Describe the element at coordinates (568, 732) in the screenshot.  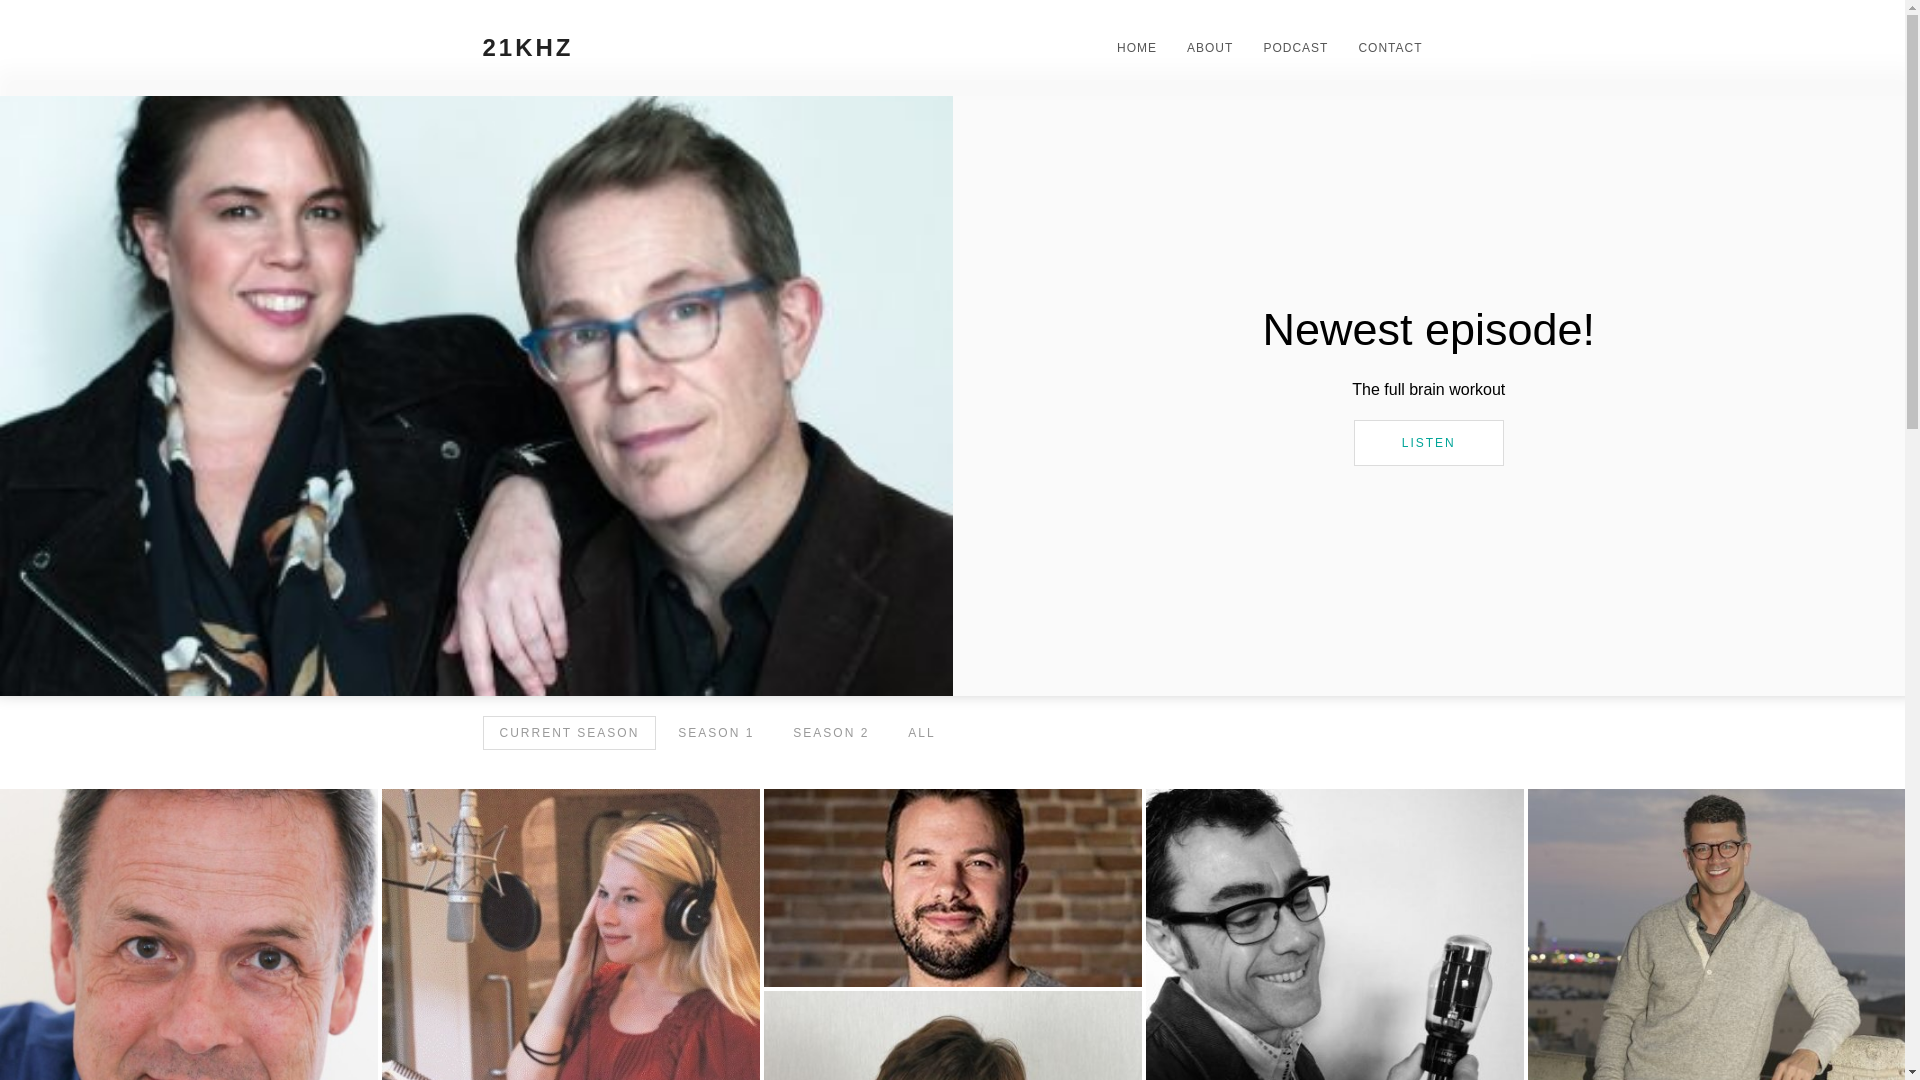
I see `'CURRENT SEASON'` at that location.